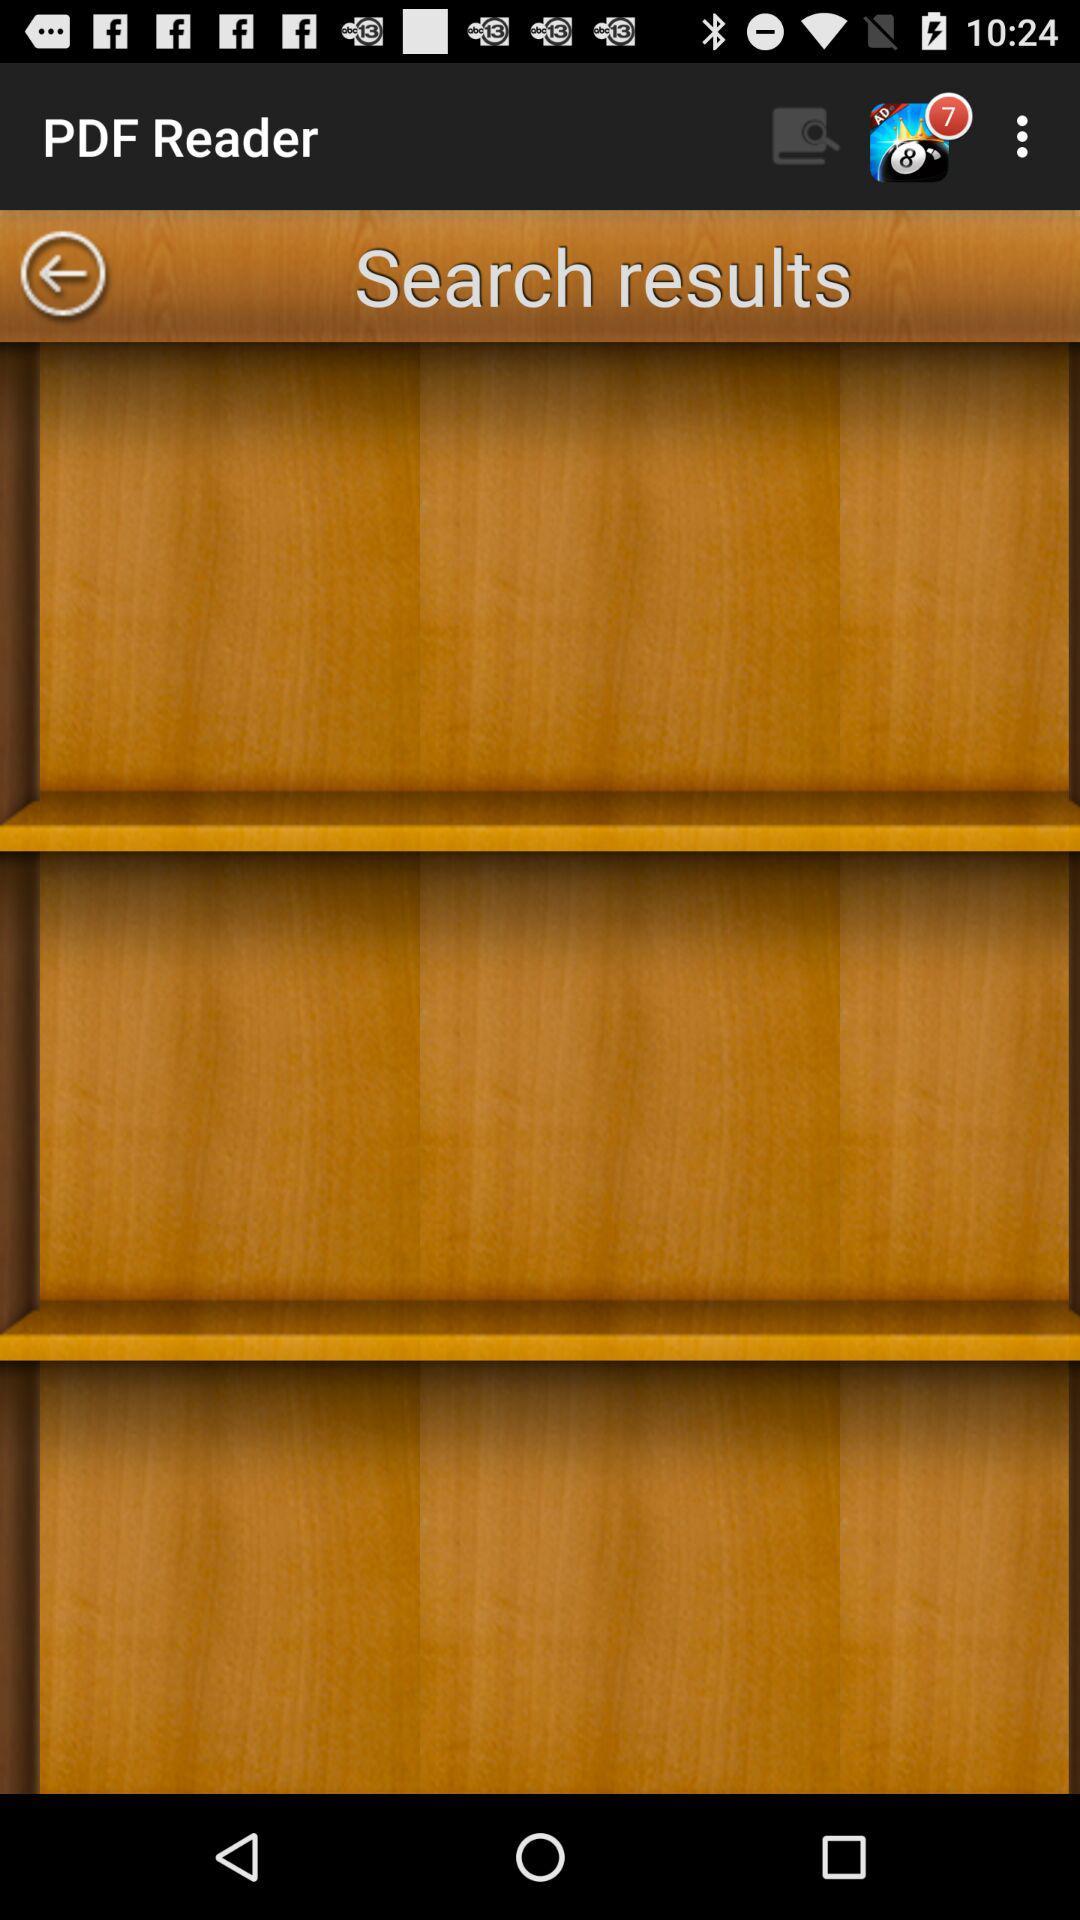 The height and width of the screenshot is (1920, 1080). What do you see at coordinates (61, 294) in the screenshot?
I see `the arrow_backward icon` at bounding box center [61, 294].